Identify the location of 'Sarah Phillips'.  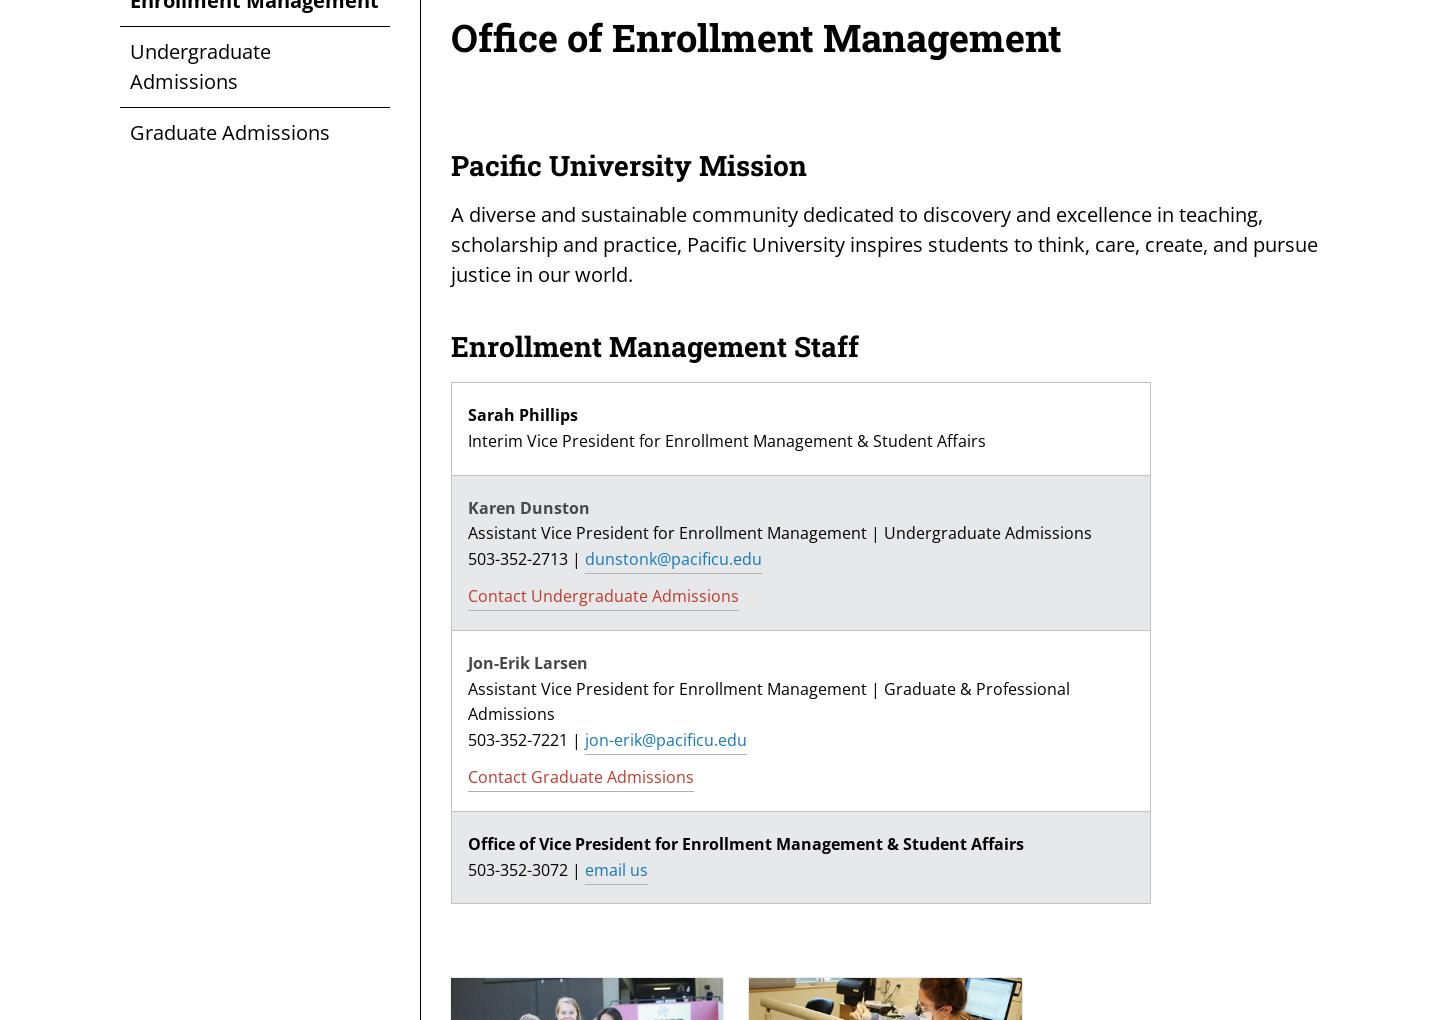
(522, 415).